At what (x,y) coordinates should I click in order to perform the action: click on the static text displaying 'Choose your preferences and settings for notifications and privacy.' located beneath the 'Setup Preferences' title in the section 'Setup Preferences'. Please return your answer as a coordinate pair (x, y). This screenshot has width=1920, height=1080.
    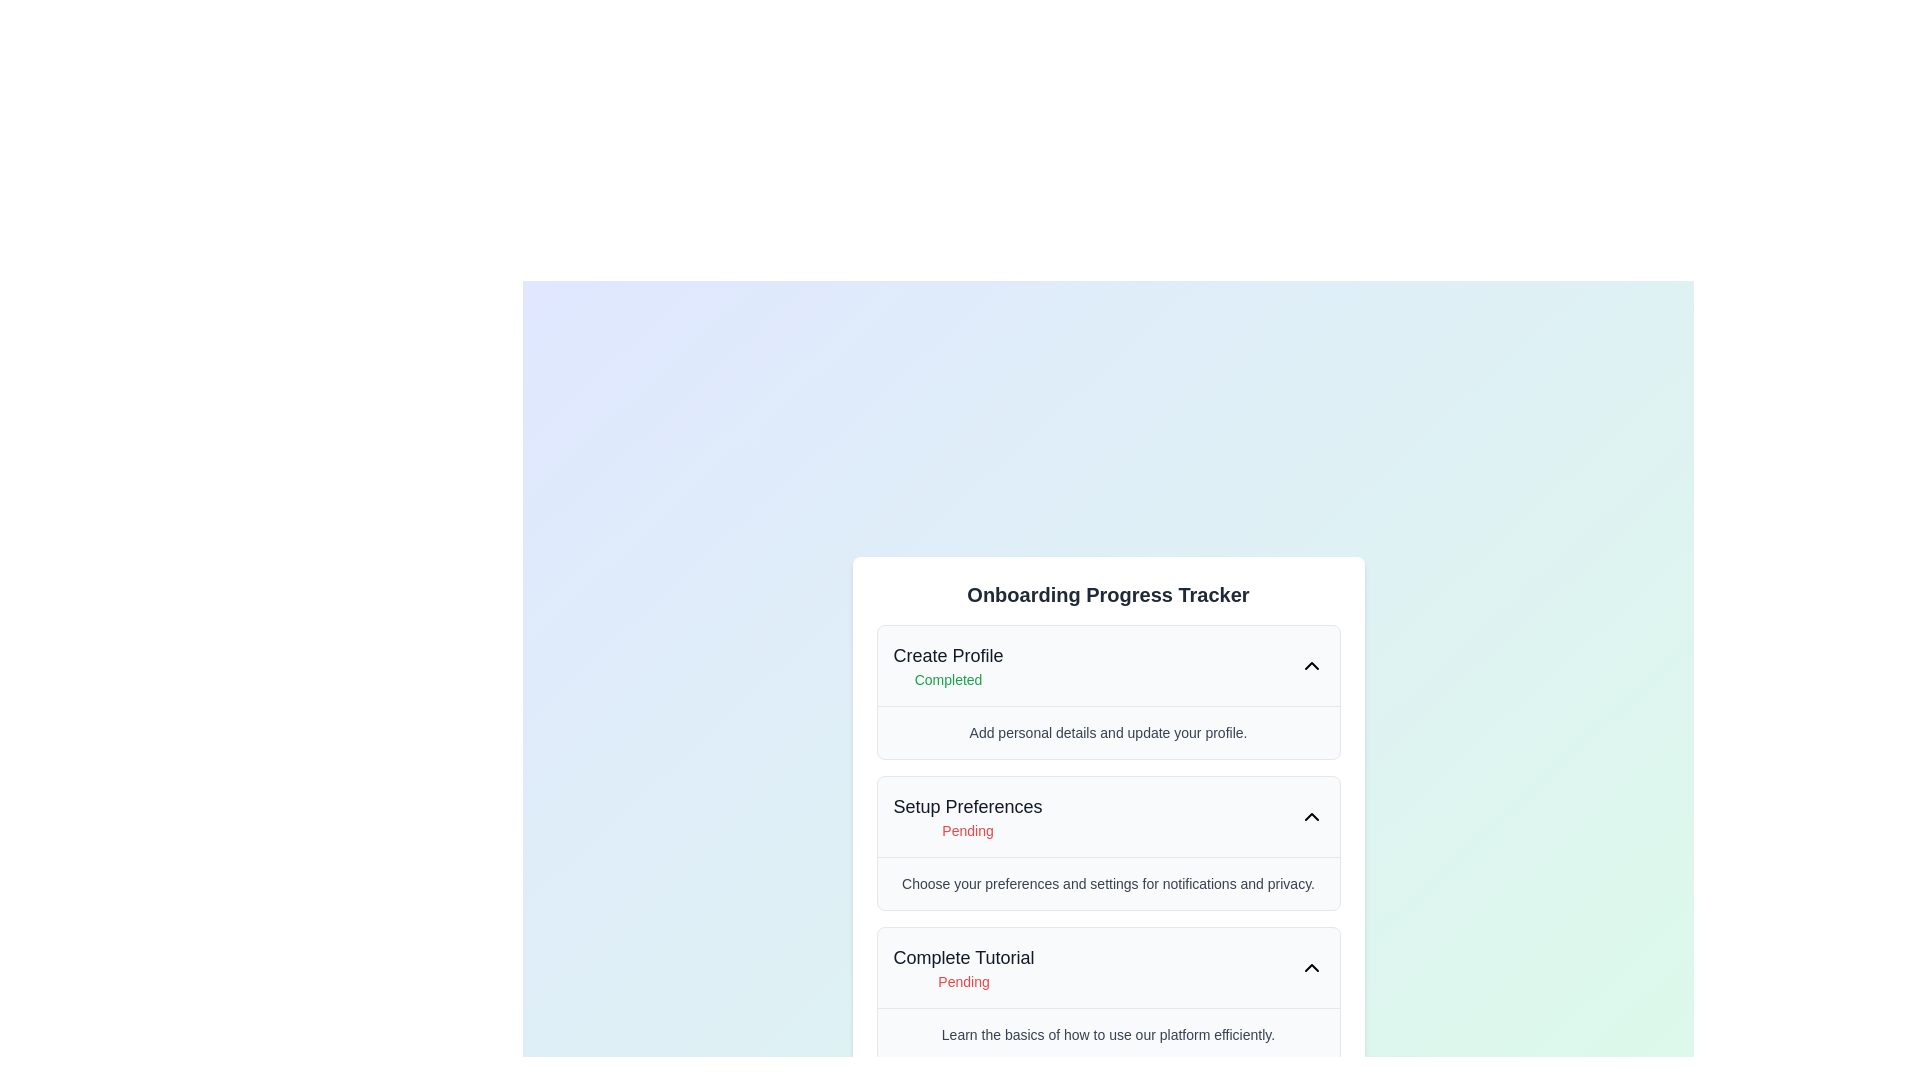
    Looking at the image, I should click on (1107, 882).